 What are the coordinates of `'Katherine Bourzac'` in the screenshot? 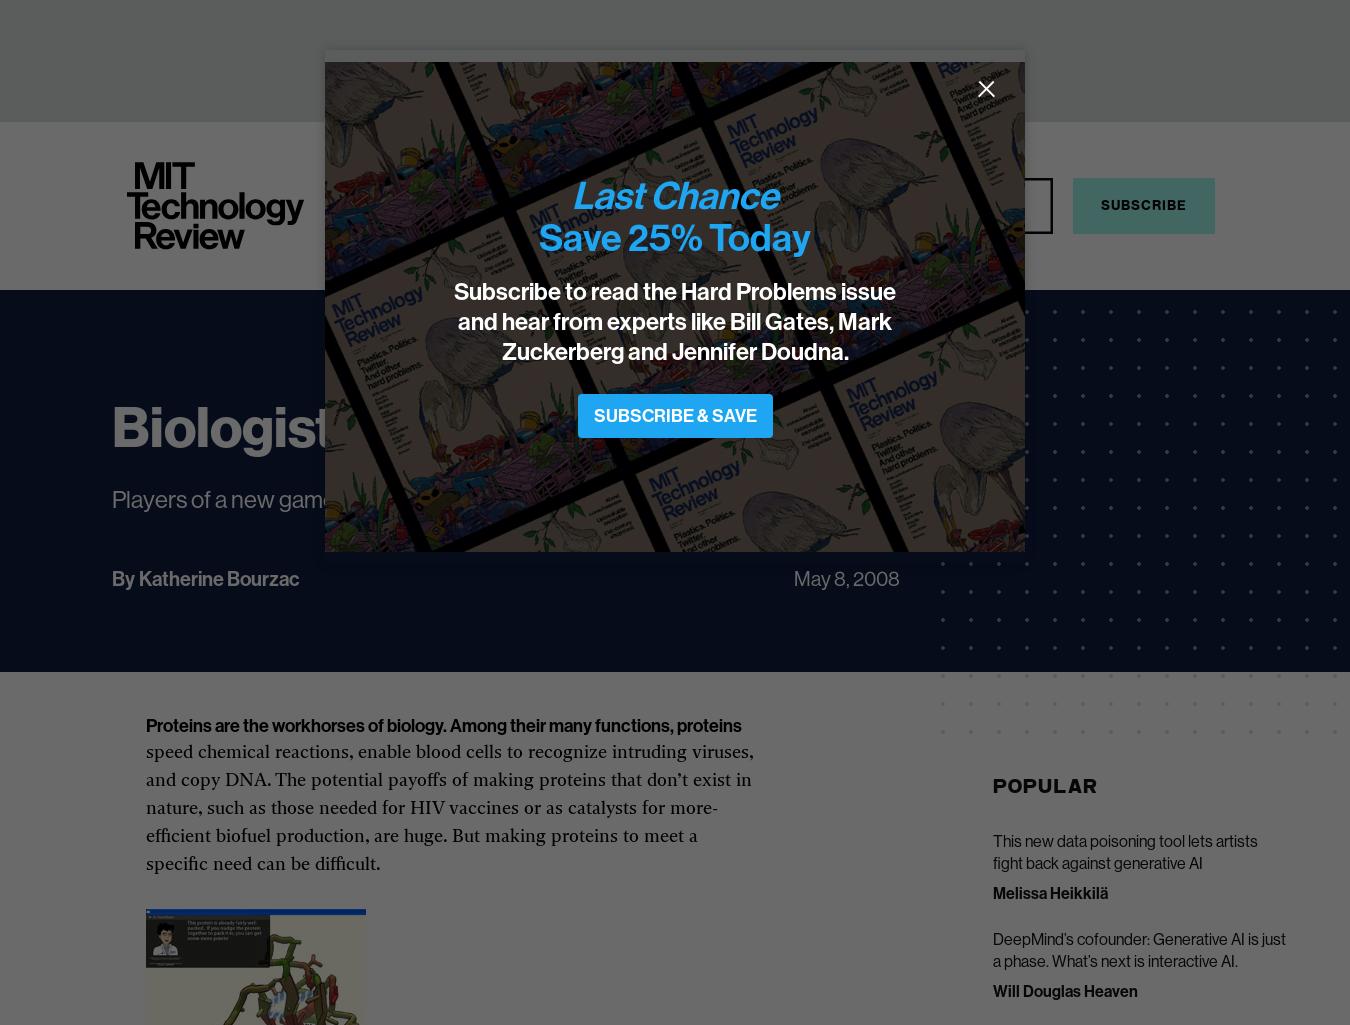 It's located at (219, 579).